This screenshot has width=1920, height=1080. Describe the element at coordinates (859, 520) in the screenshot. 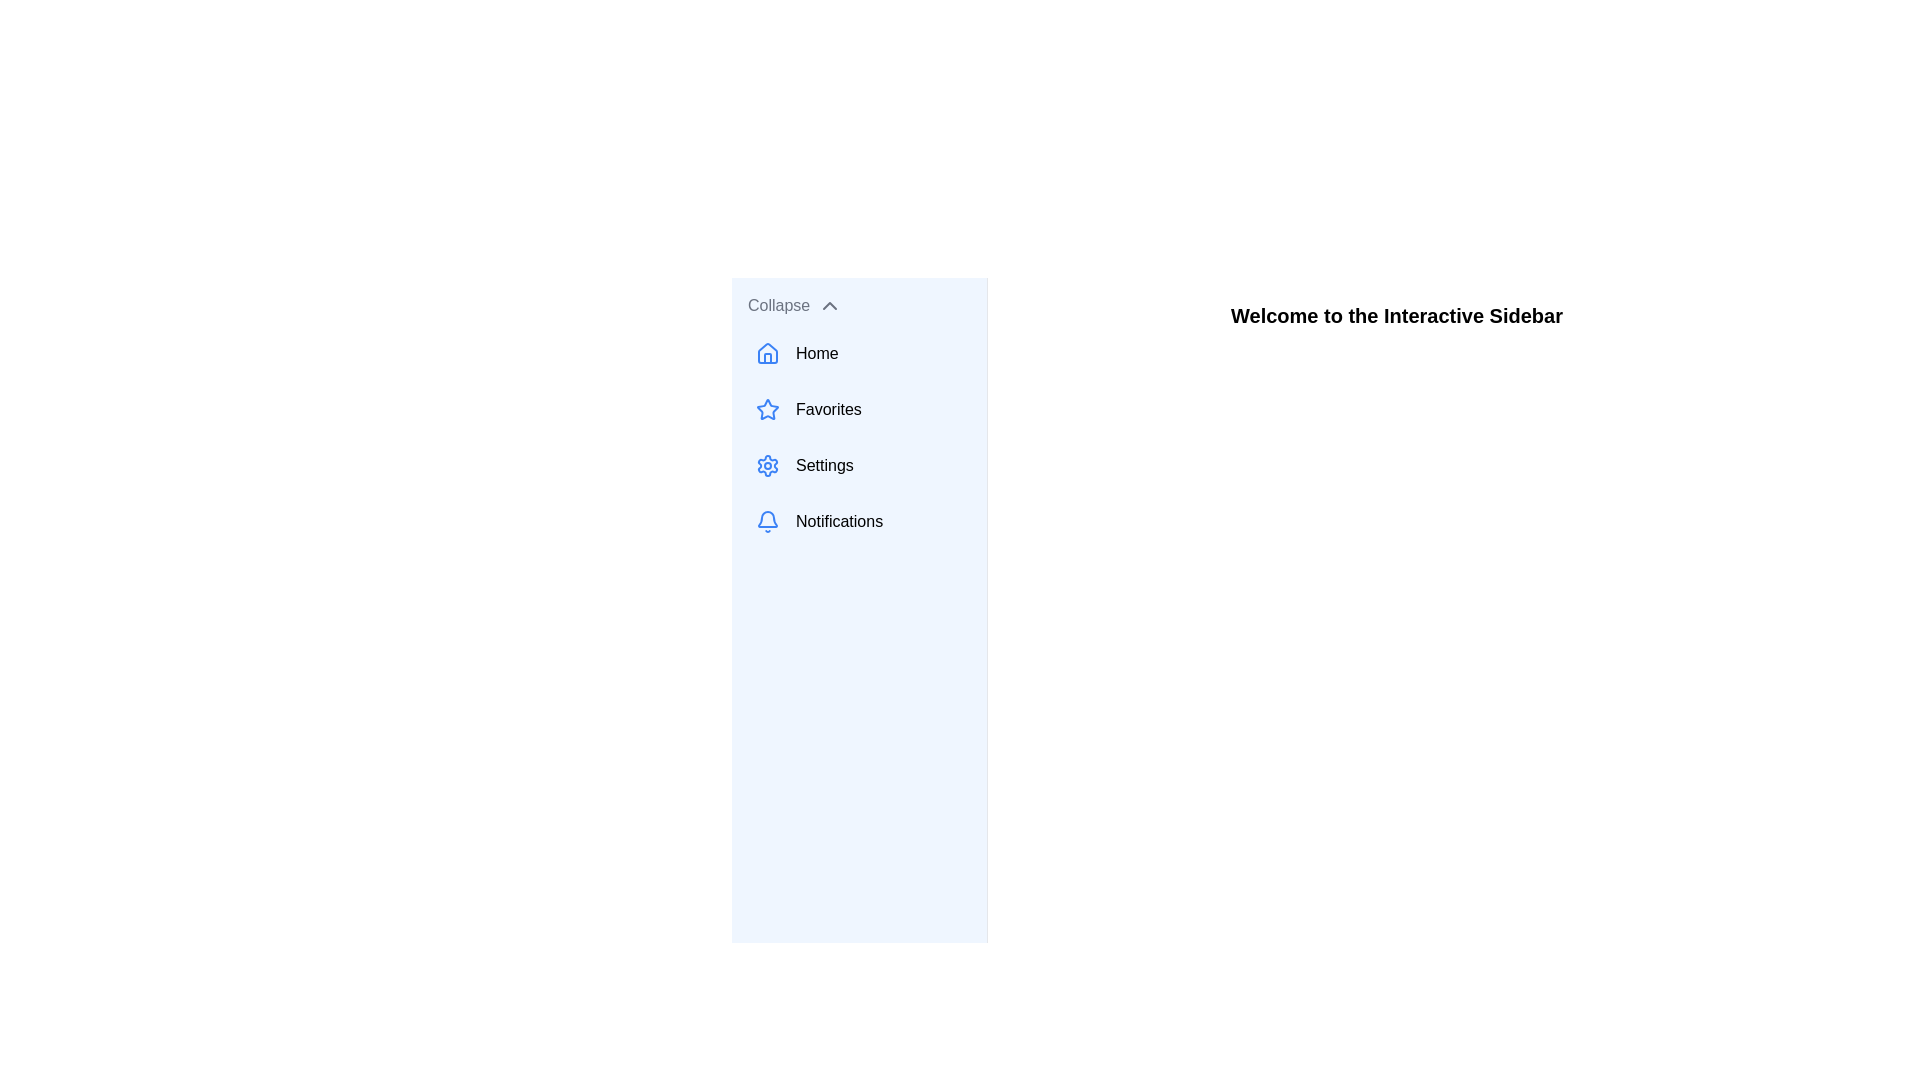

I see `the 'Notifications' navigation link, which is styled with a bell icon and black text, located in the sidebar below 'Settings'` at that location.